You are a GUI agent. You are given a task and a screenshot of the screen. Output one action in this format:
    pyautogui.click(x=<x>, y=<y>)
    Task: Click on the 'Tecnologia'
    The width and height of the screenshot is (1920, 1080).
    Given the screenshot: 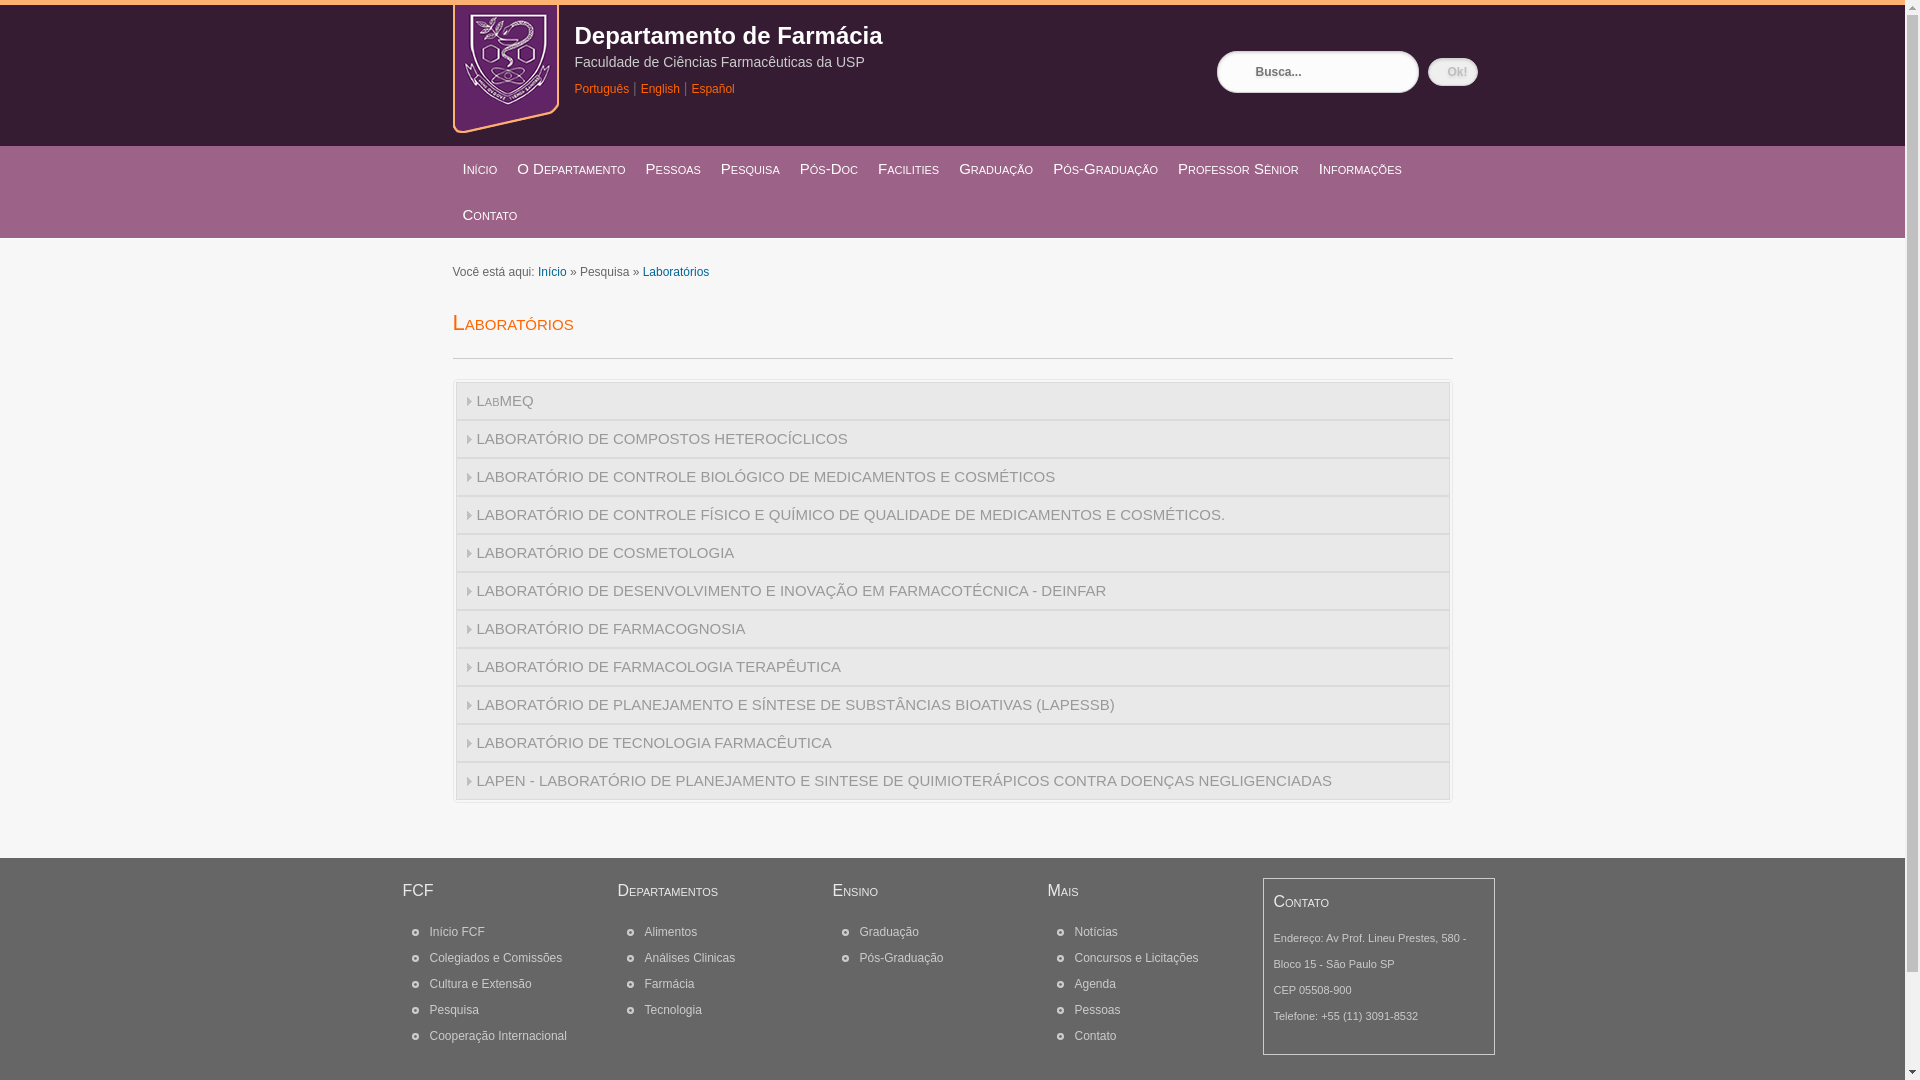 What is the action you would take?
    pyautogui.click(x=672, y=1010)
    